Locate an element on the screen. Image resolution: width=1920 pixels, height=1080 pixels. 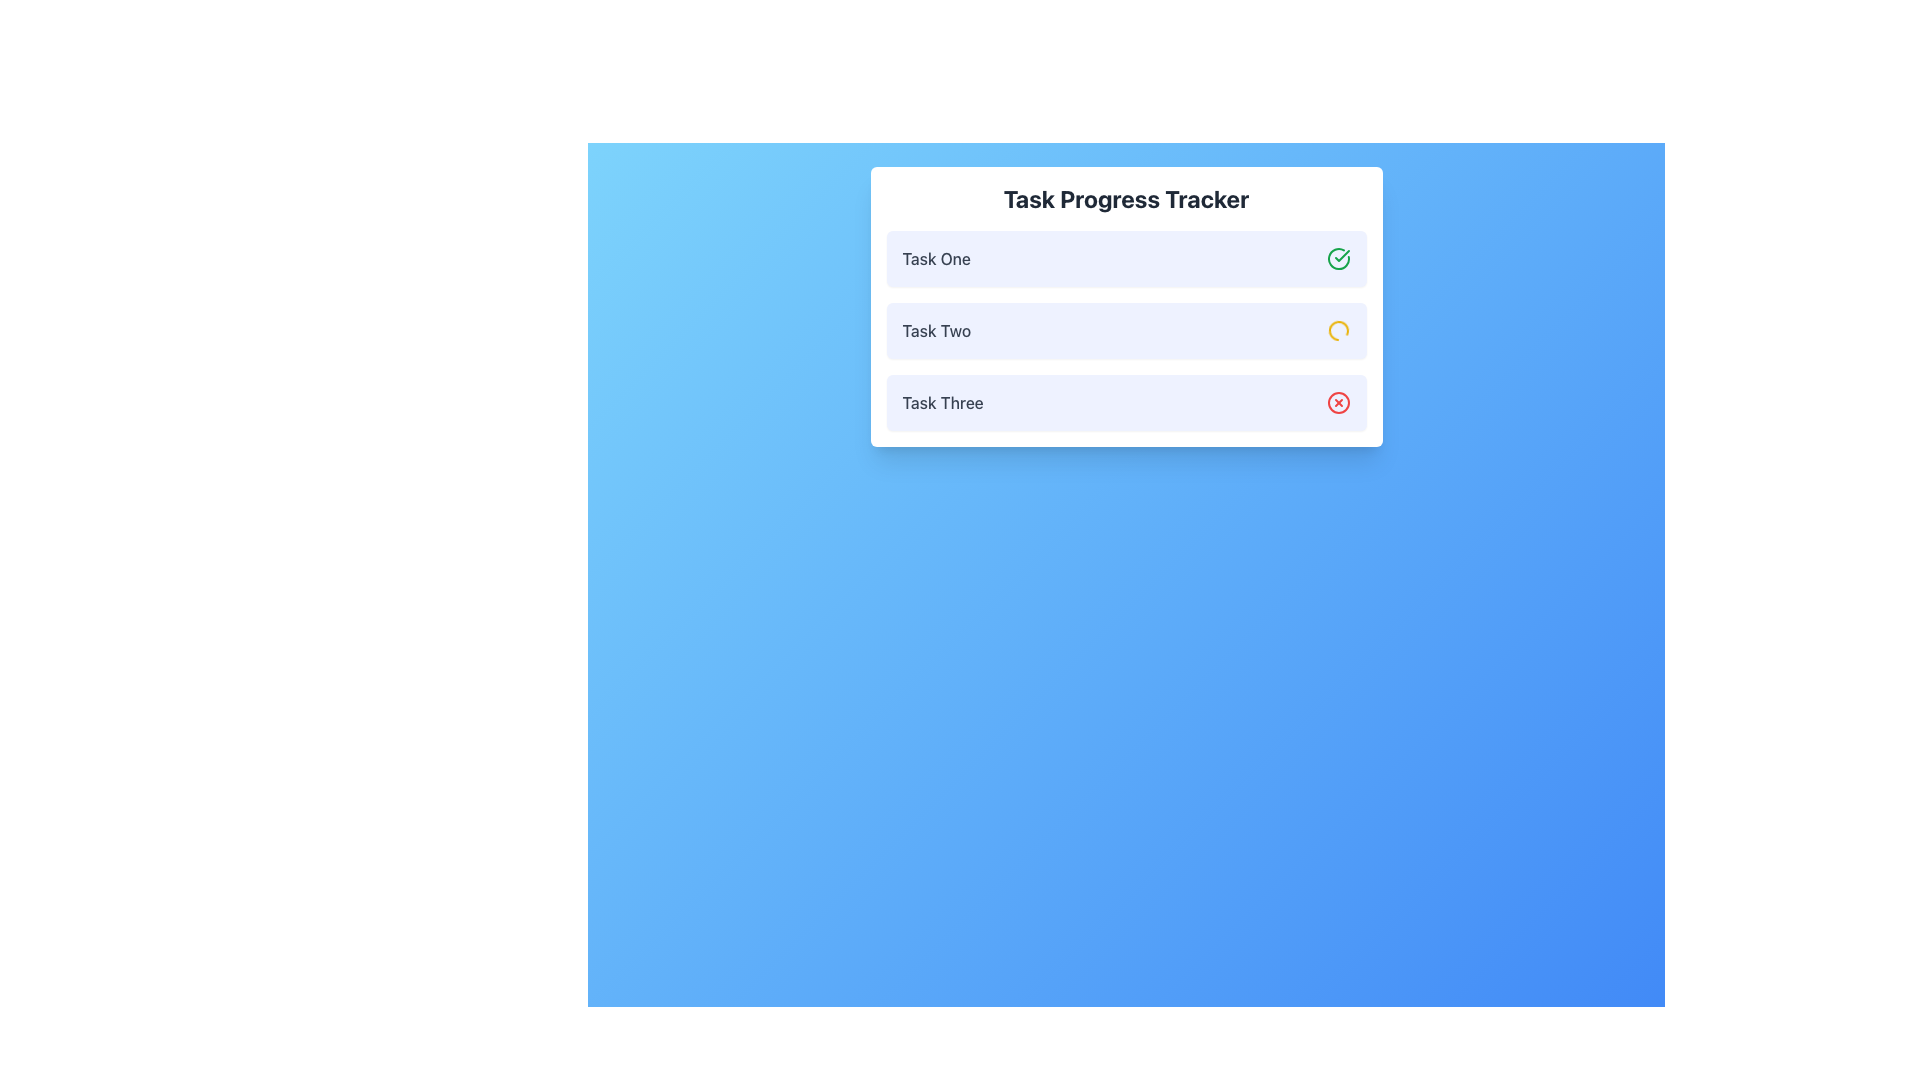
the circular animated loader icon with a yellow outline located within the 'Task Two' card layout, positioned adjacent to the text label 'Task Two' is located at coordinates (1338, 330).